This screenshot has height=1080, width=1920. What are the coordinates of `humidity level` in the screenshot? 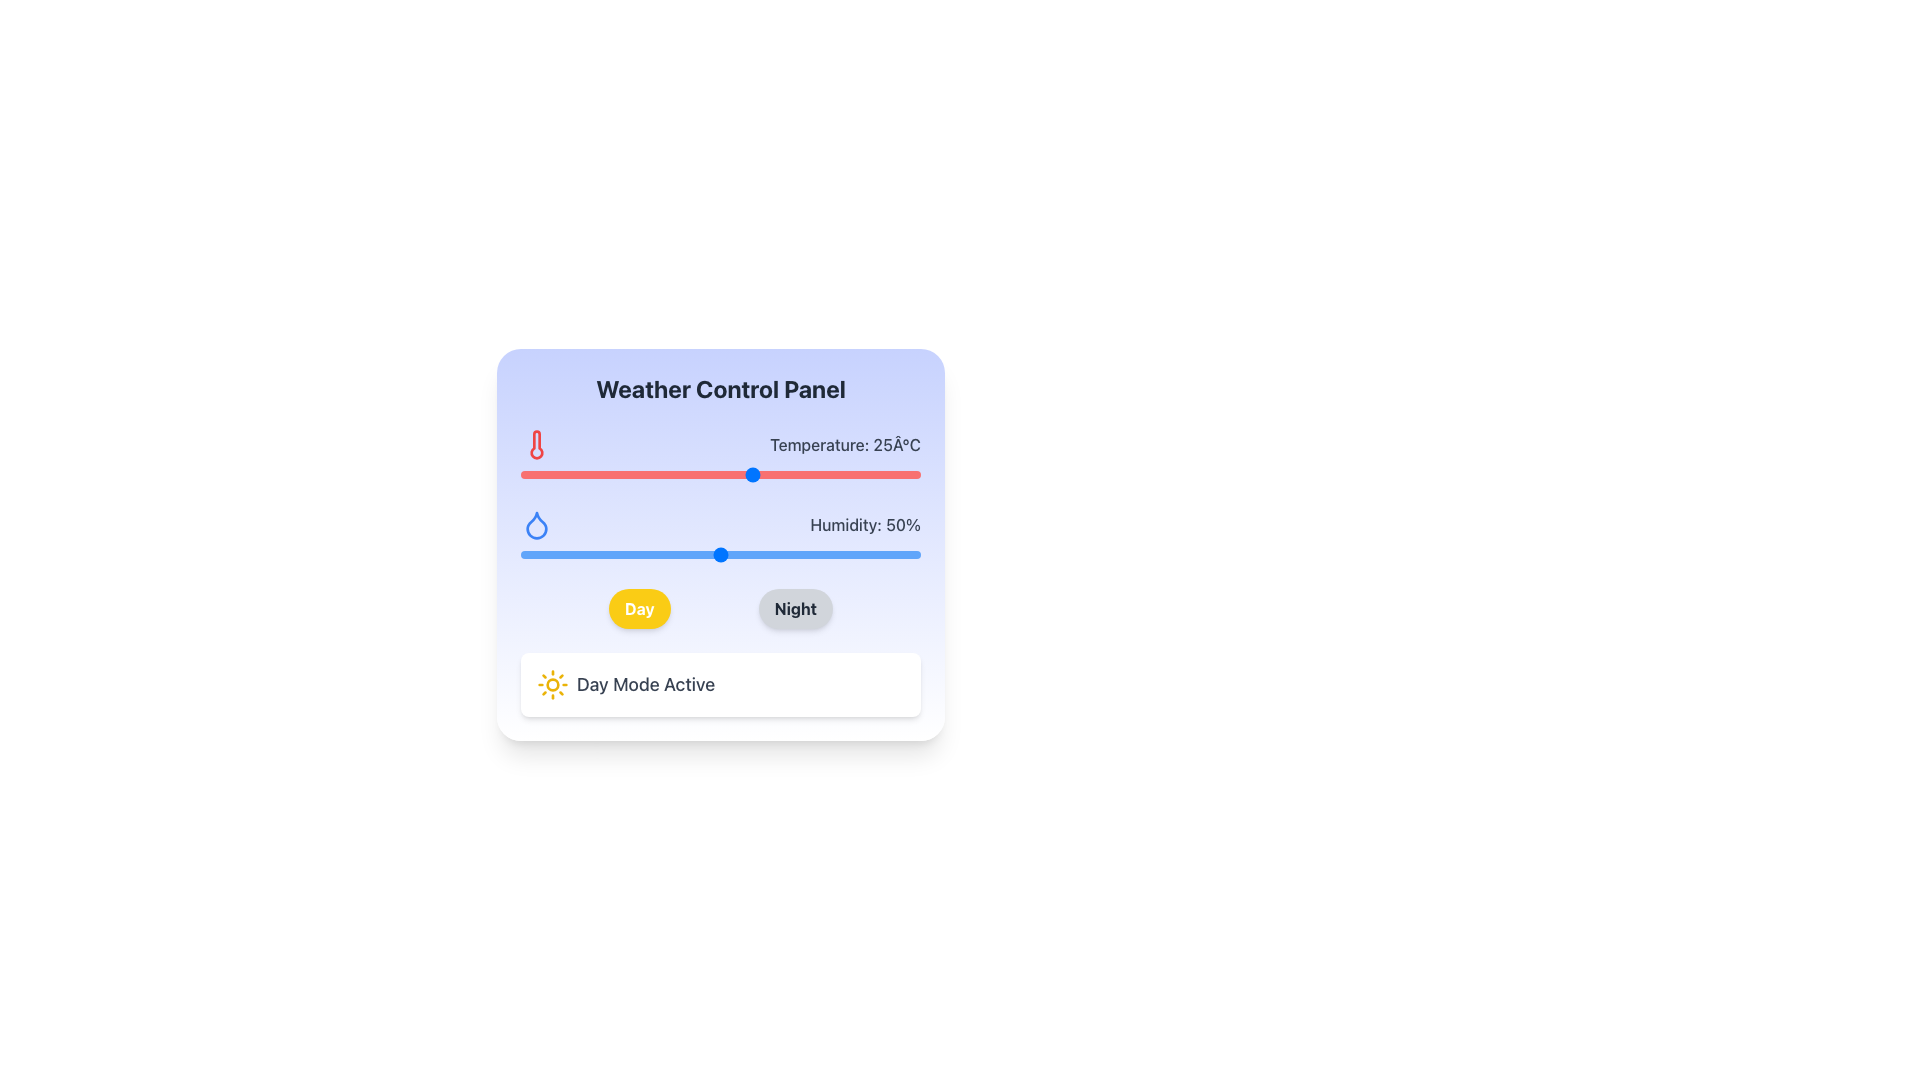 It's located at (644, 555).